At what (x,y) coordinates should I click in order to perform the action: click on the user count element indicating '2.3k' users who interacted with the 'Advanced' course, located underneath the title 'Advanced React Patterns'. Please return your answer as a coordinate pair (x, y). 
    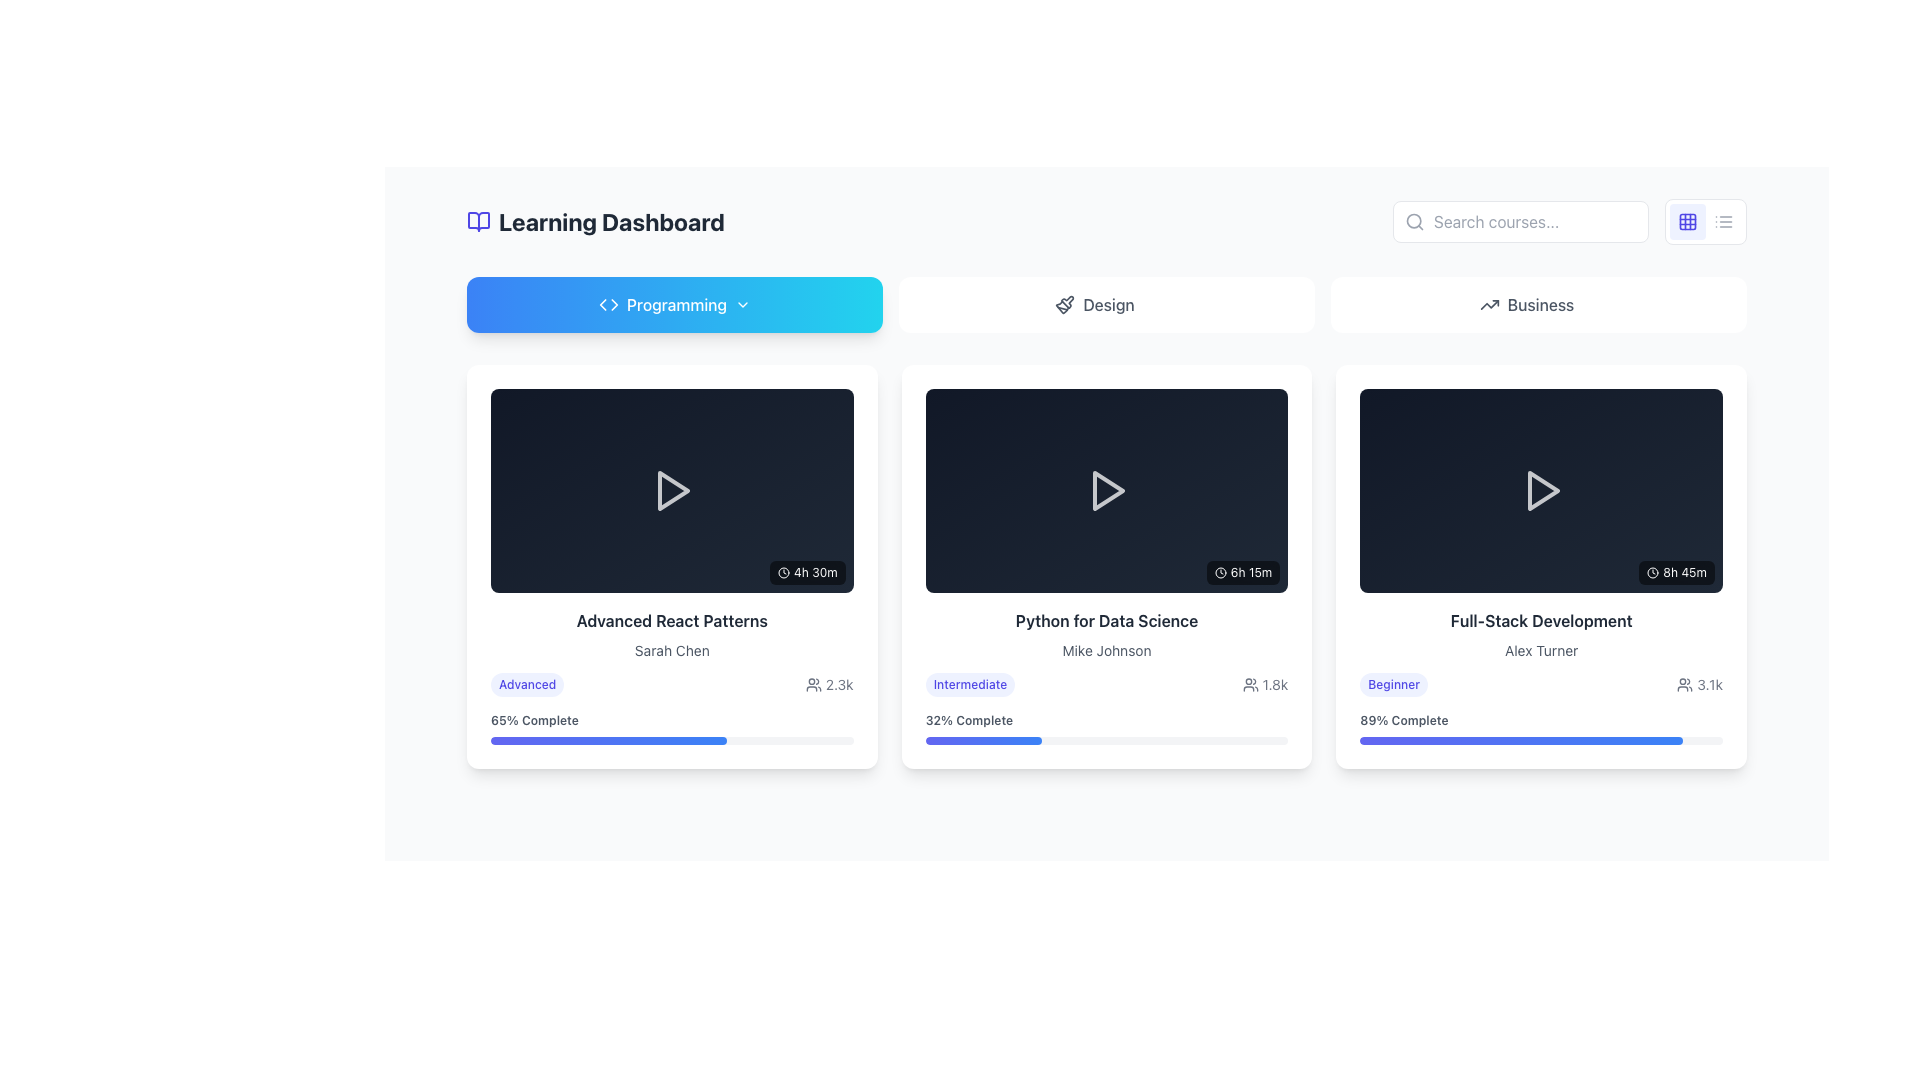
    Looking at the image, I should click on (672, 683).